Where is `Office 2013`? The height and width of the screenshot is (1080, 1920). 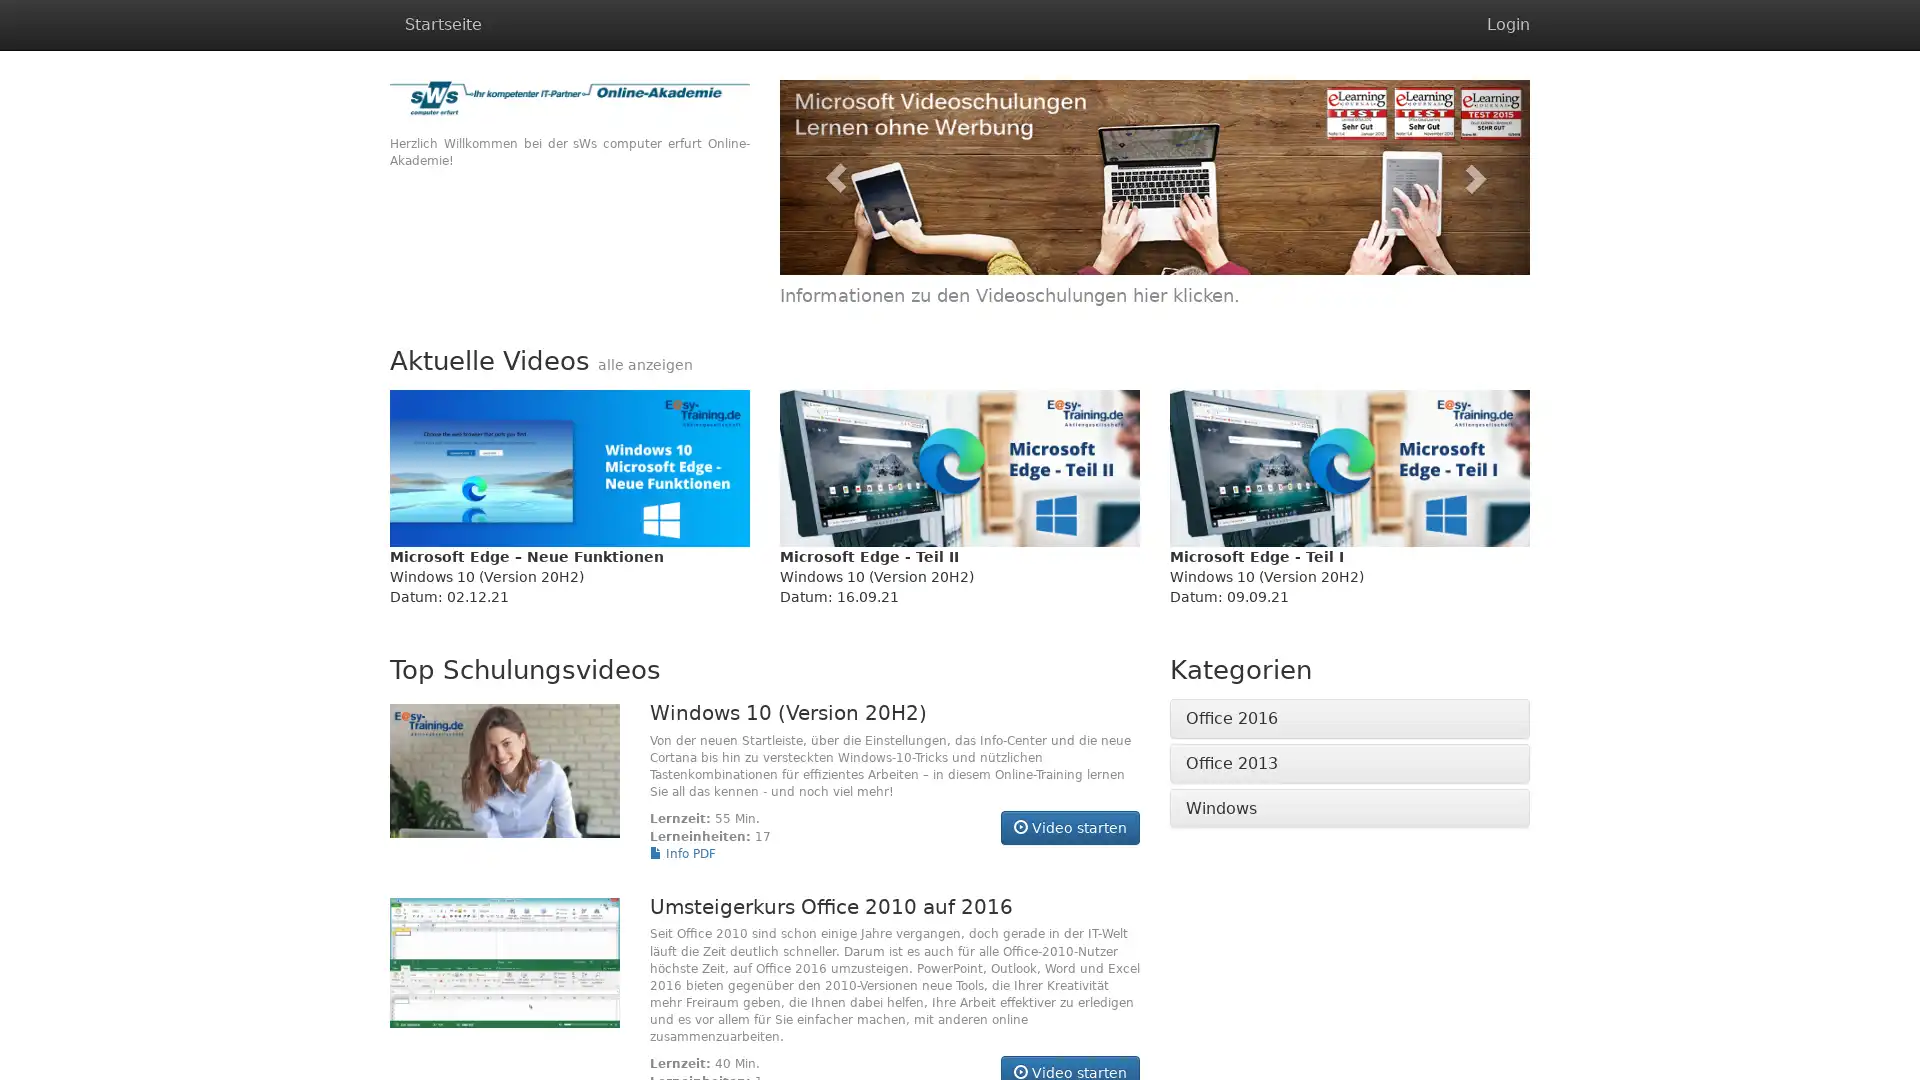 Office 2013 is located at coordinates (1231, 762).